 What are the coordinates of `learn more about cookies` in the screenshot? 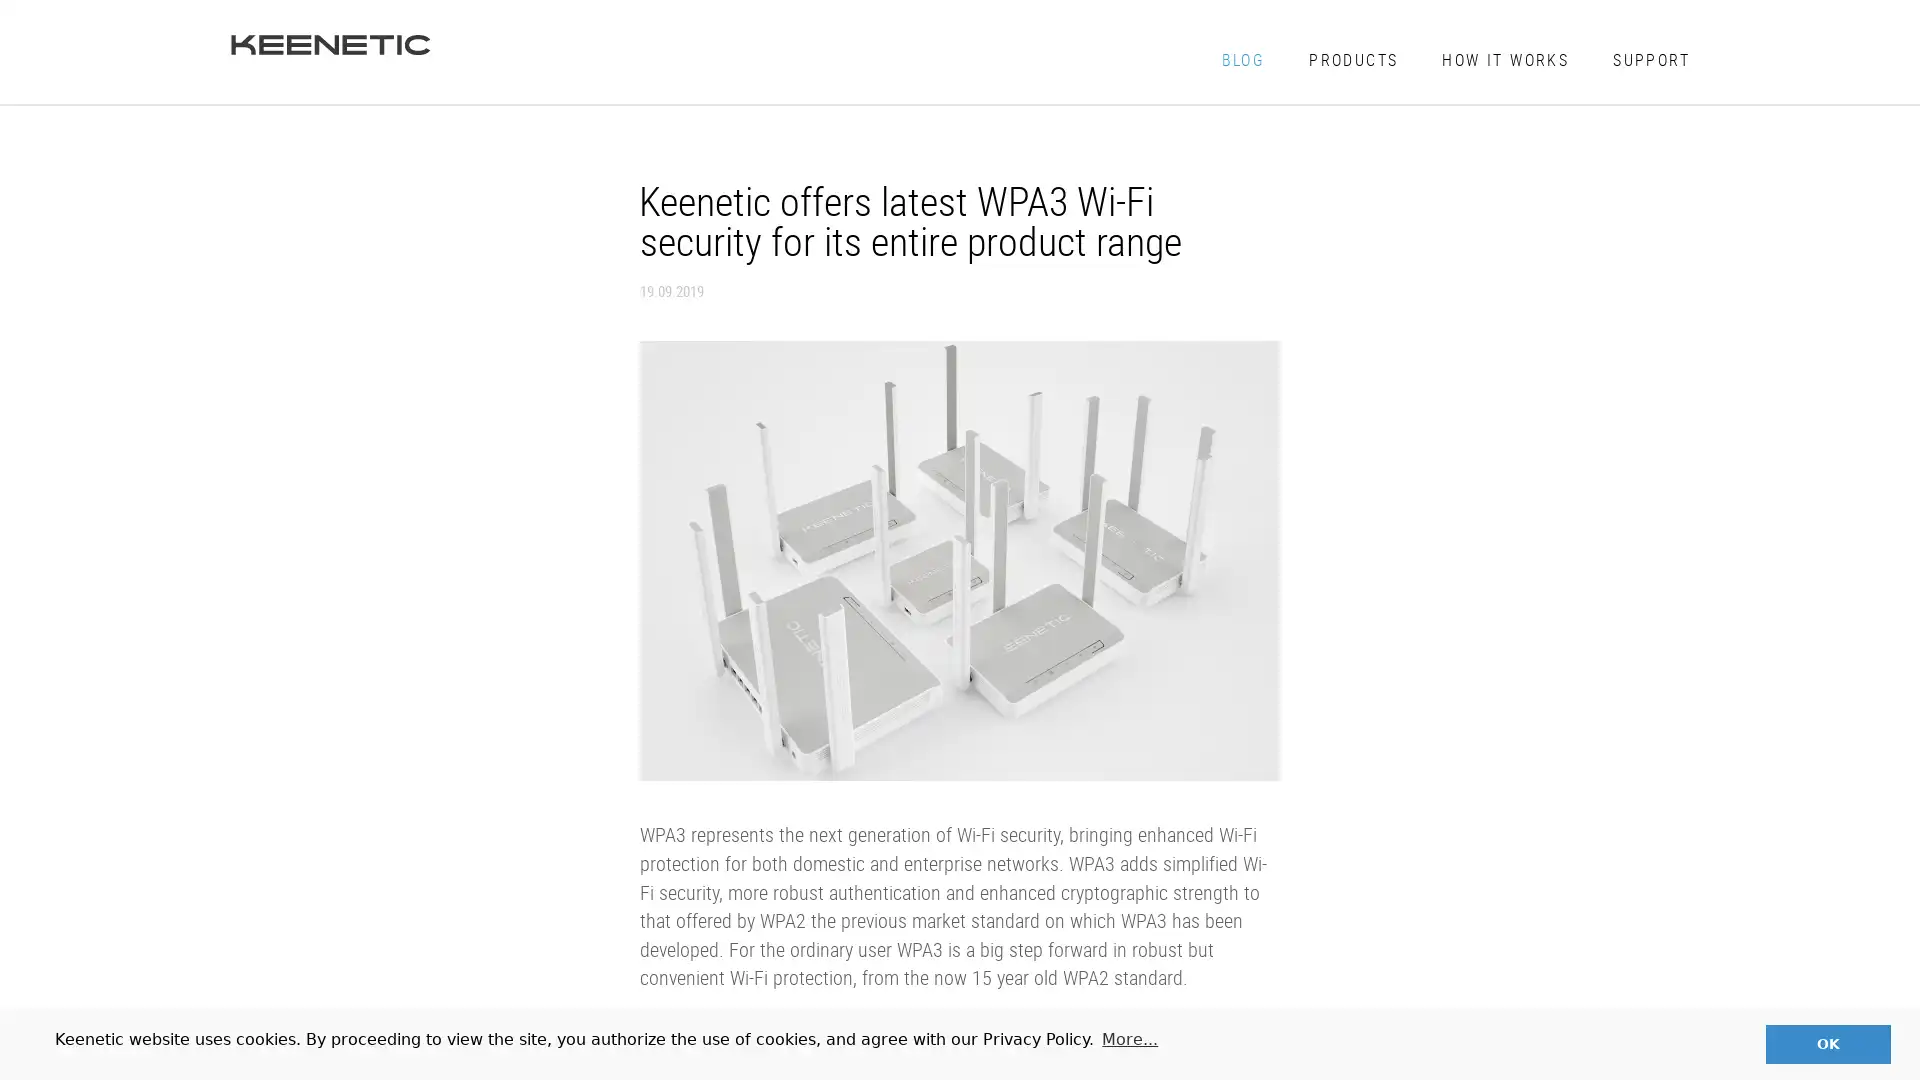 It's located at (1129, 1037).